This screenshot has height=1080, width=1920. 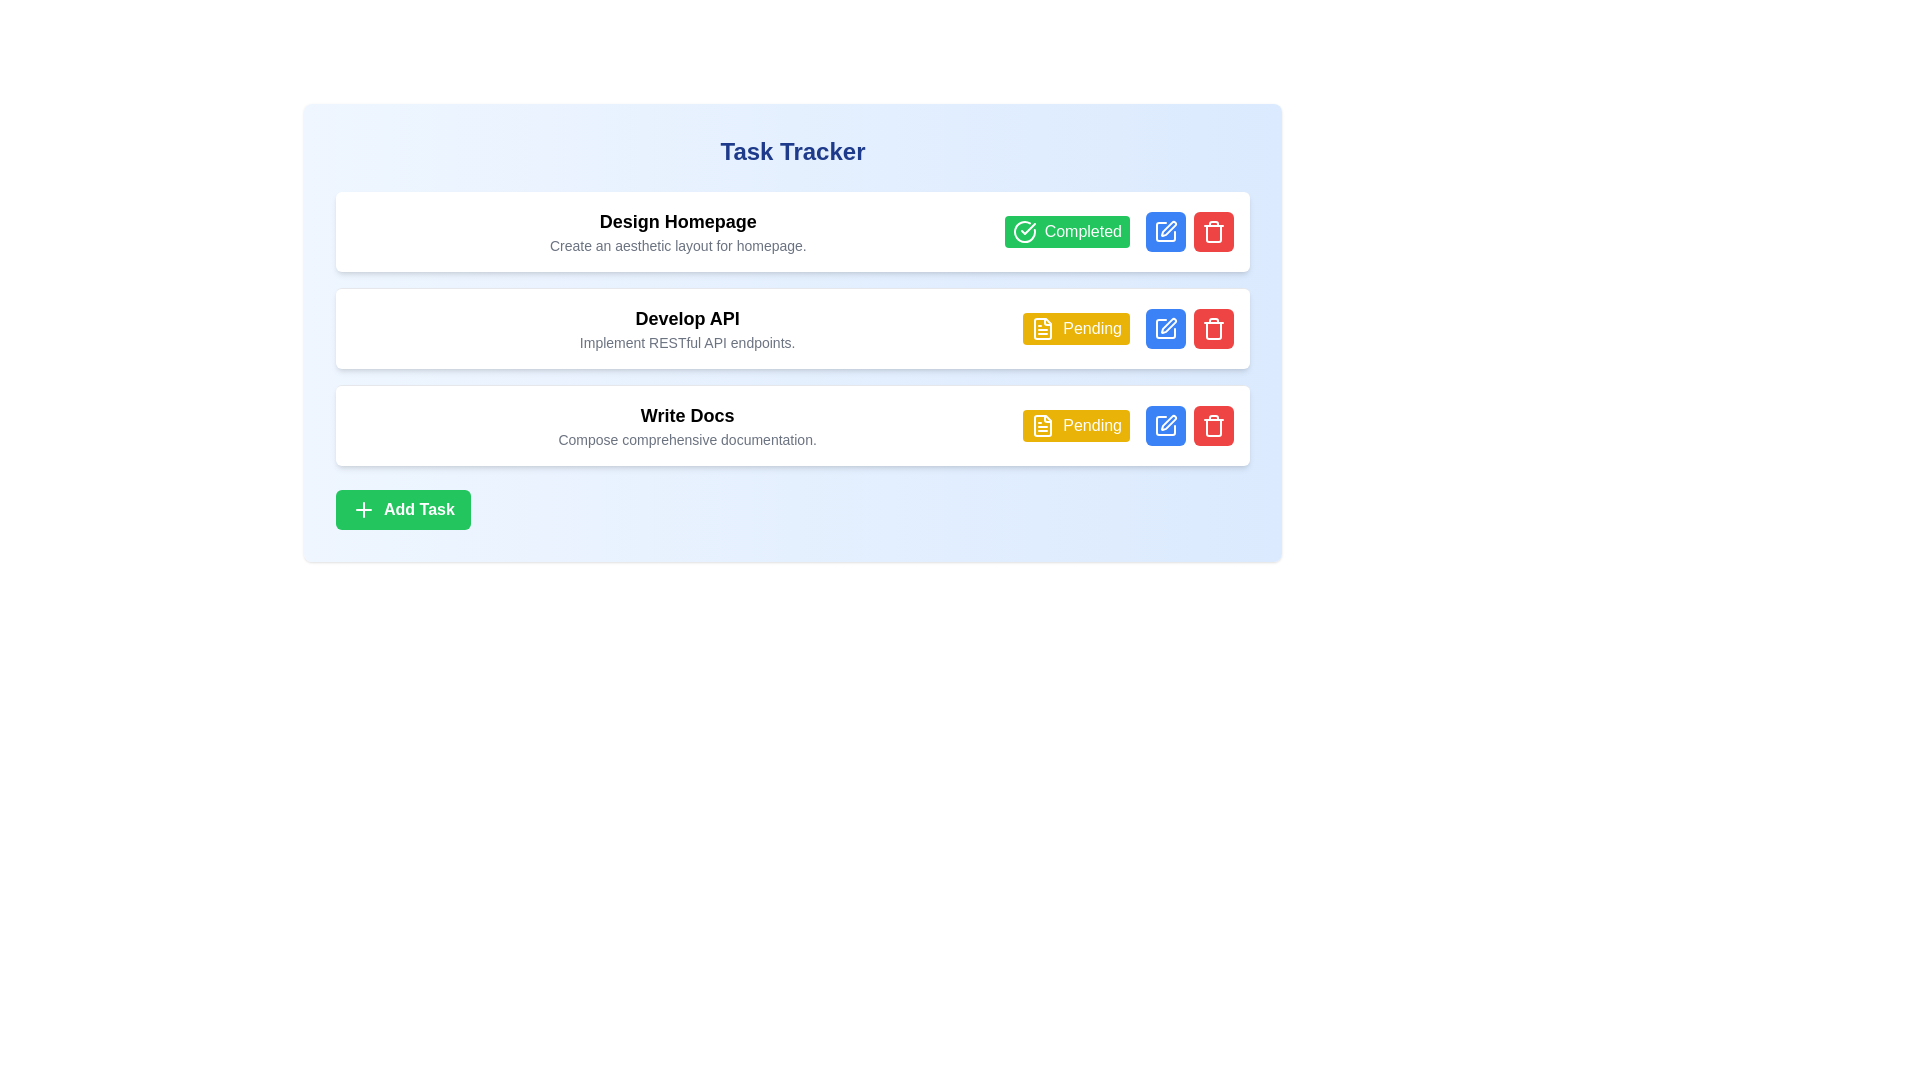 What do you see at coordinates (1042, 424) in the screenshot?
I see `the small yellow icon resembling a document with lines, located next to the 'Pending' status label in the second task card` at bounding box center [1042, 424].